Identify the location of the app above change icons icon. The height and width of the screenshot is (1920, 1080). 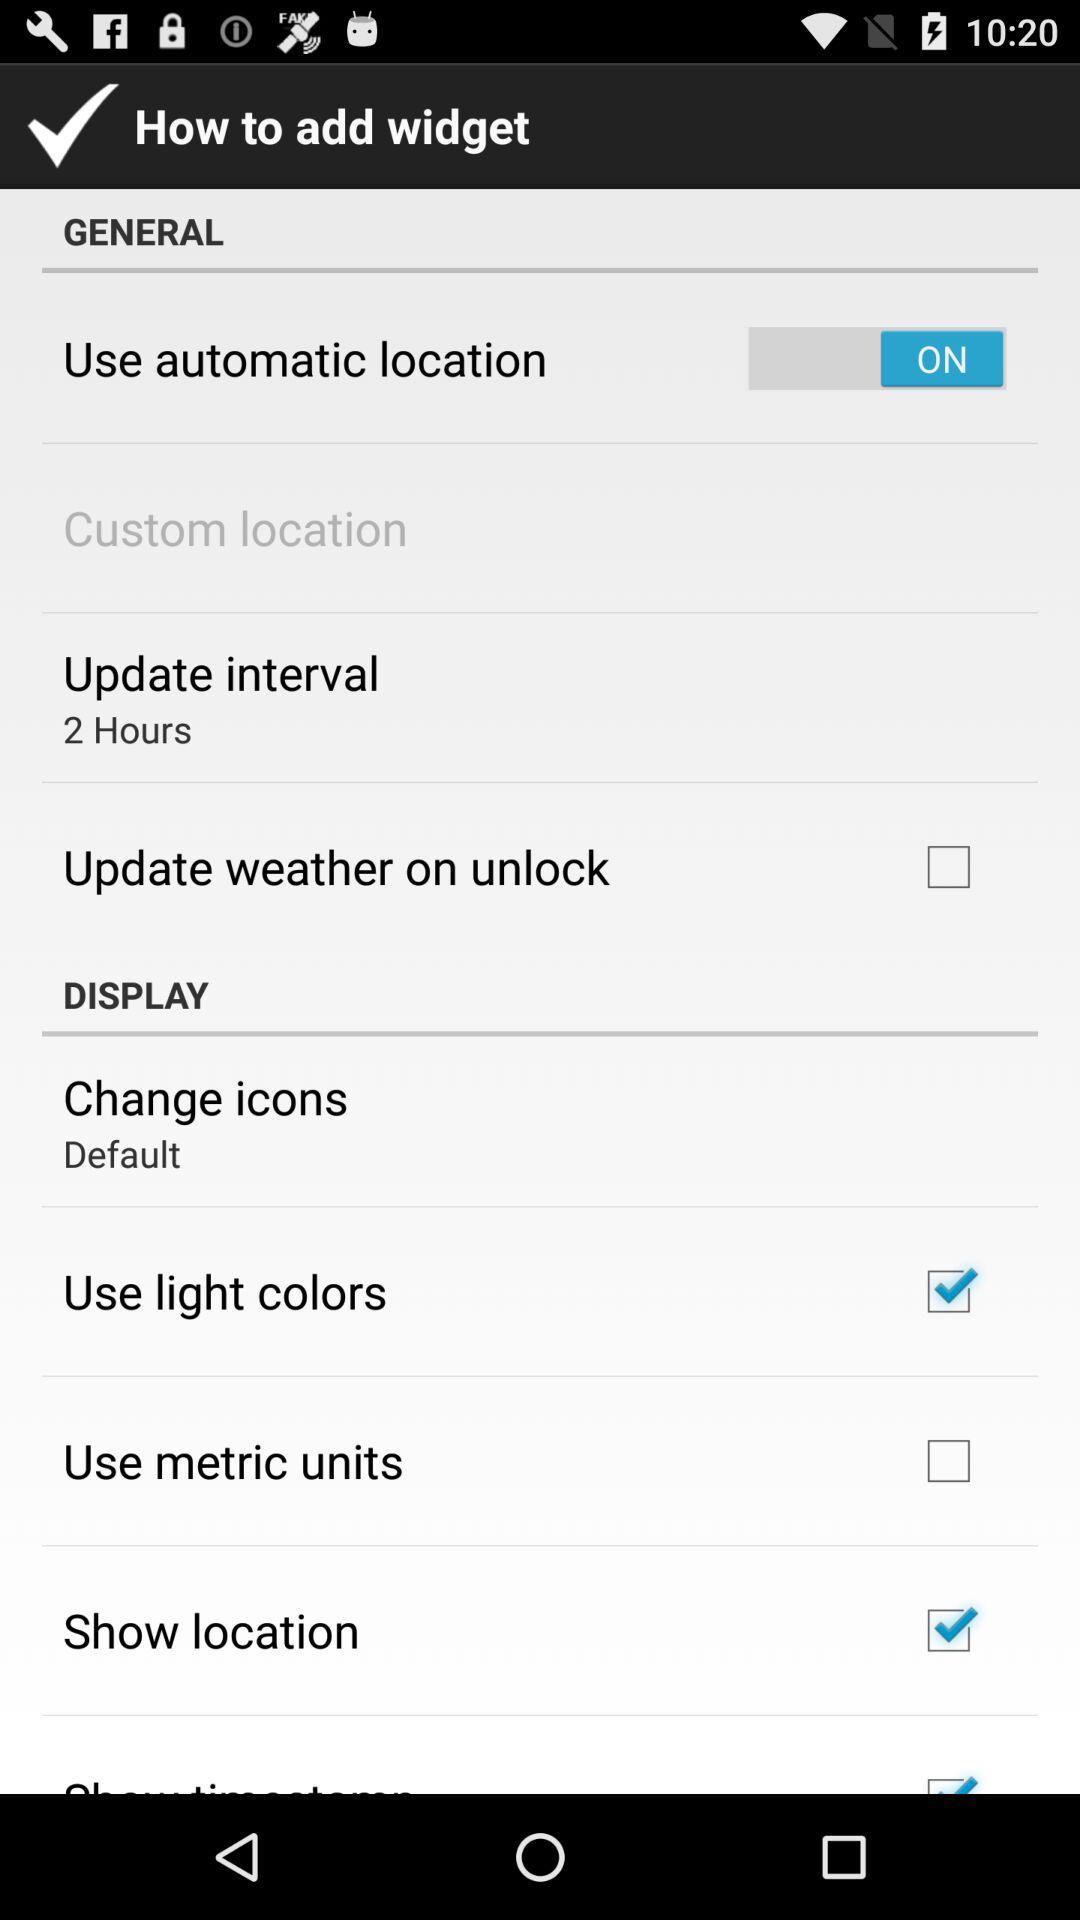
(540, 994).